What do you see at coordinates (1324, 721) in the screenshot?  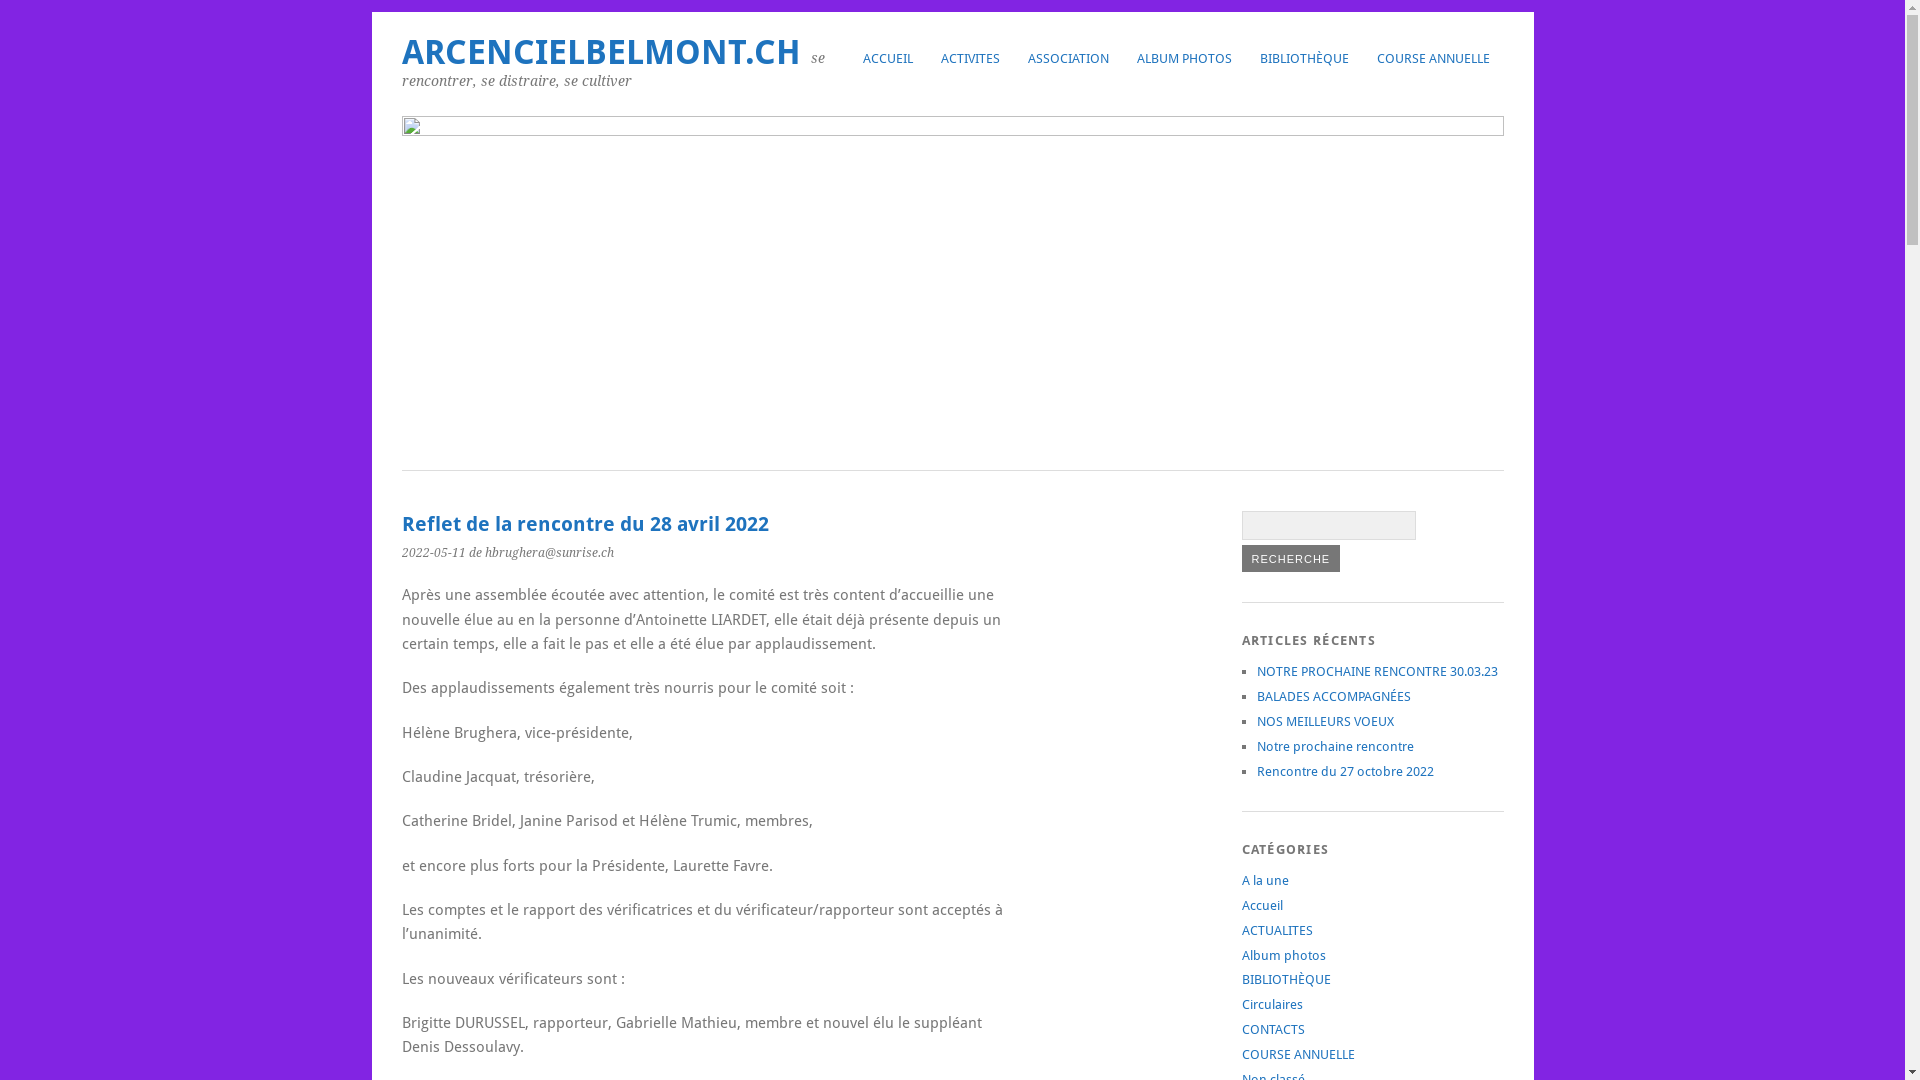 I see `'NOS MEILLEURS VOEUX'` at bounding box center [1324, 721].